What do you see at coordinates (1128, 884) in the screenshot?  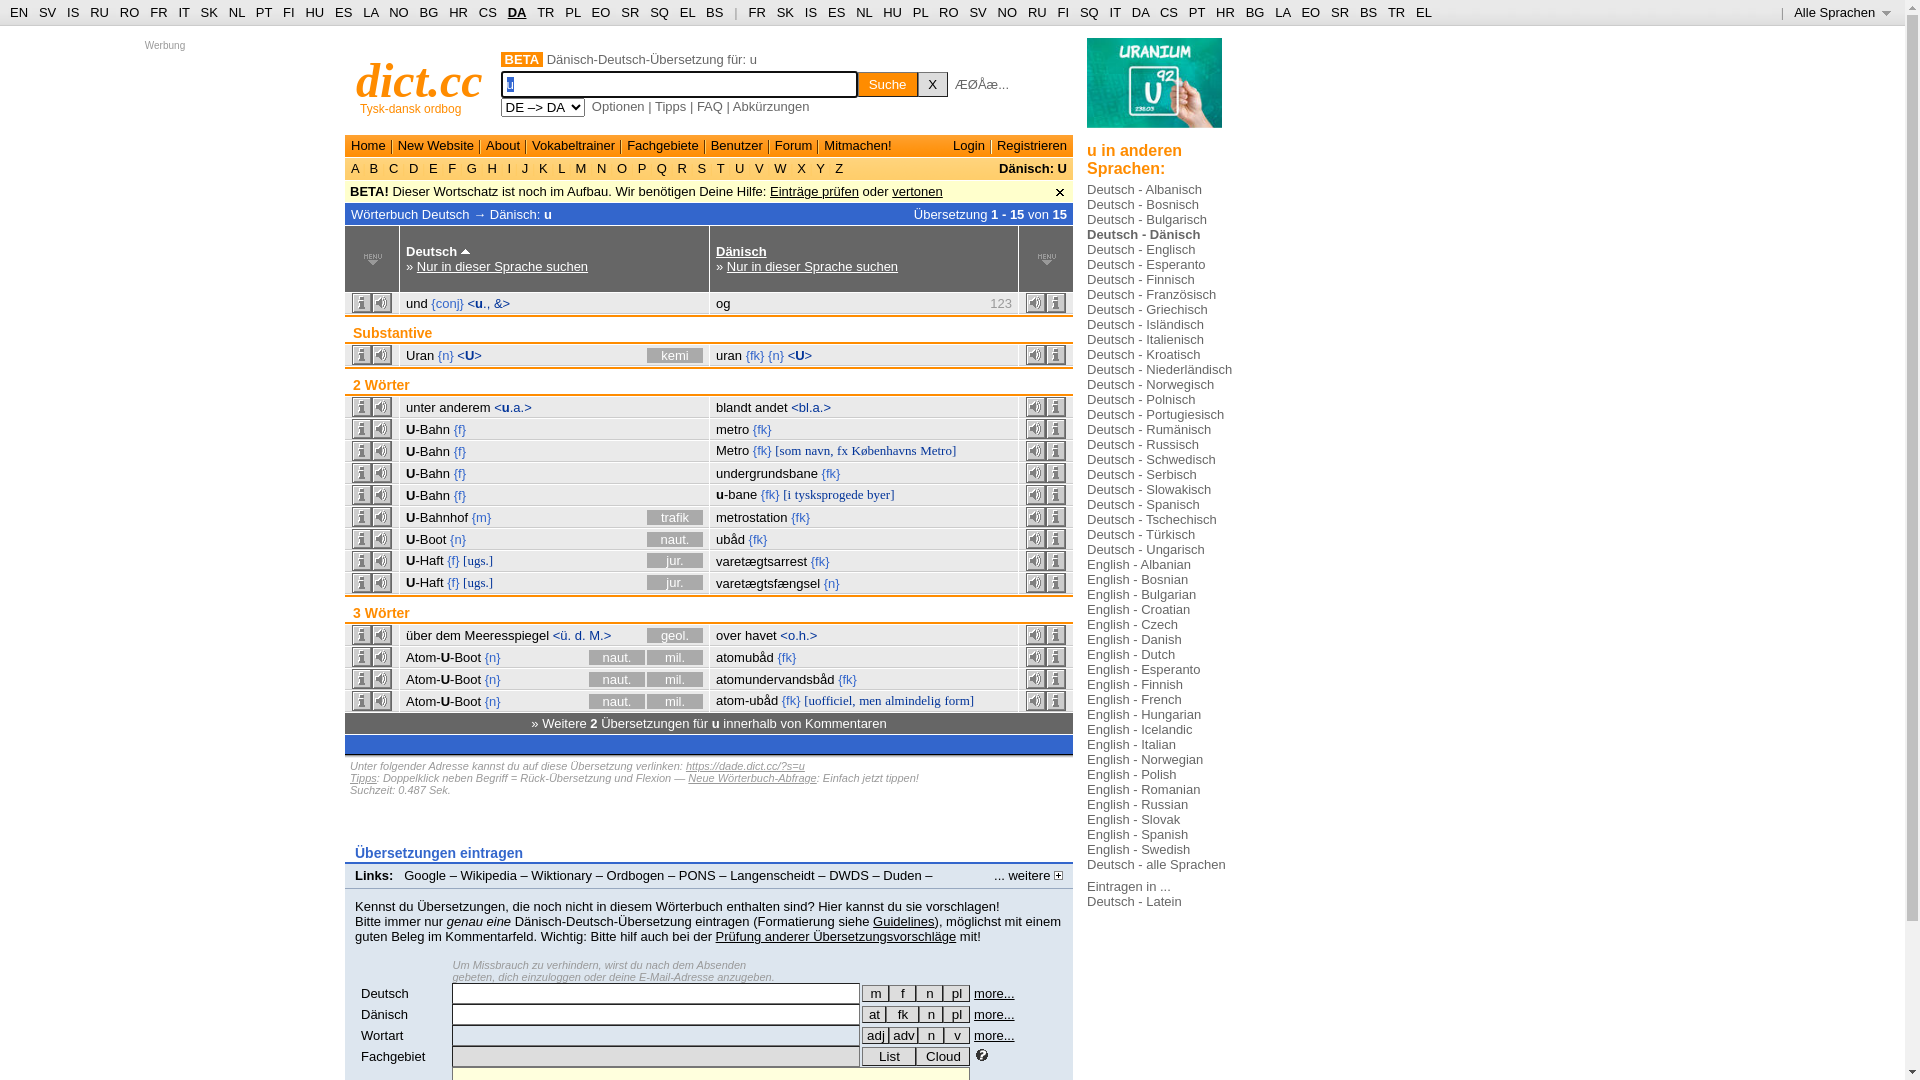 I see `'Eintragen in ...'` at bounding box center [1128, 884].